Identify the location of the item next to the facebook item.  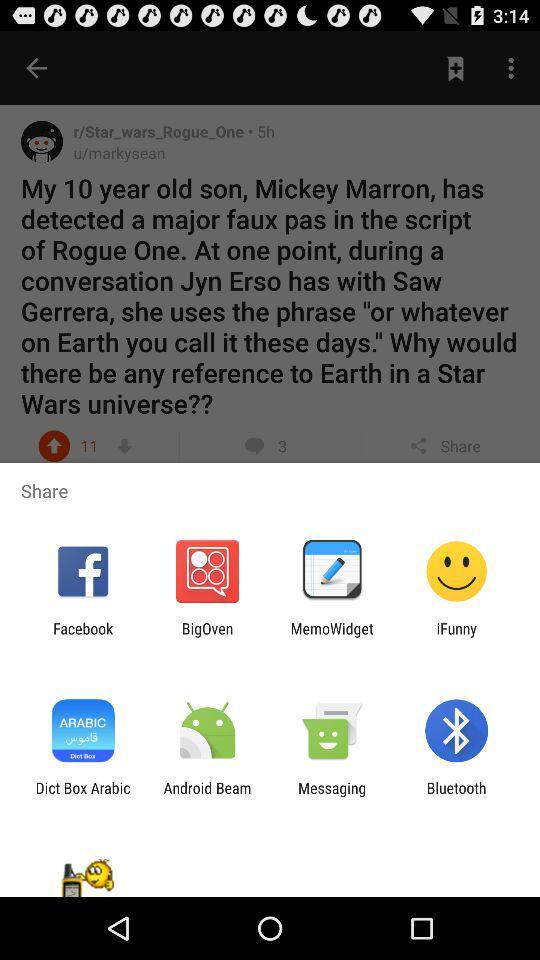
(206, 636).